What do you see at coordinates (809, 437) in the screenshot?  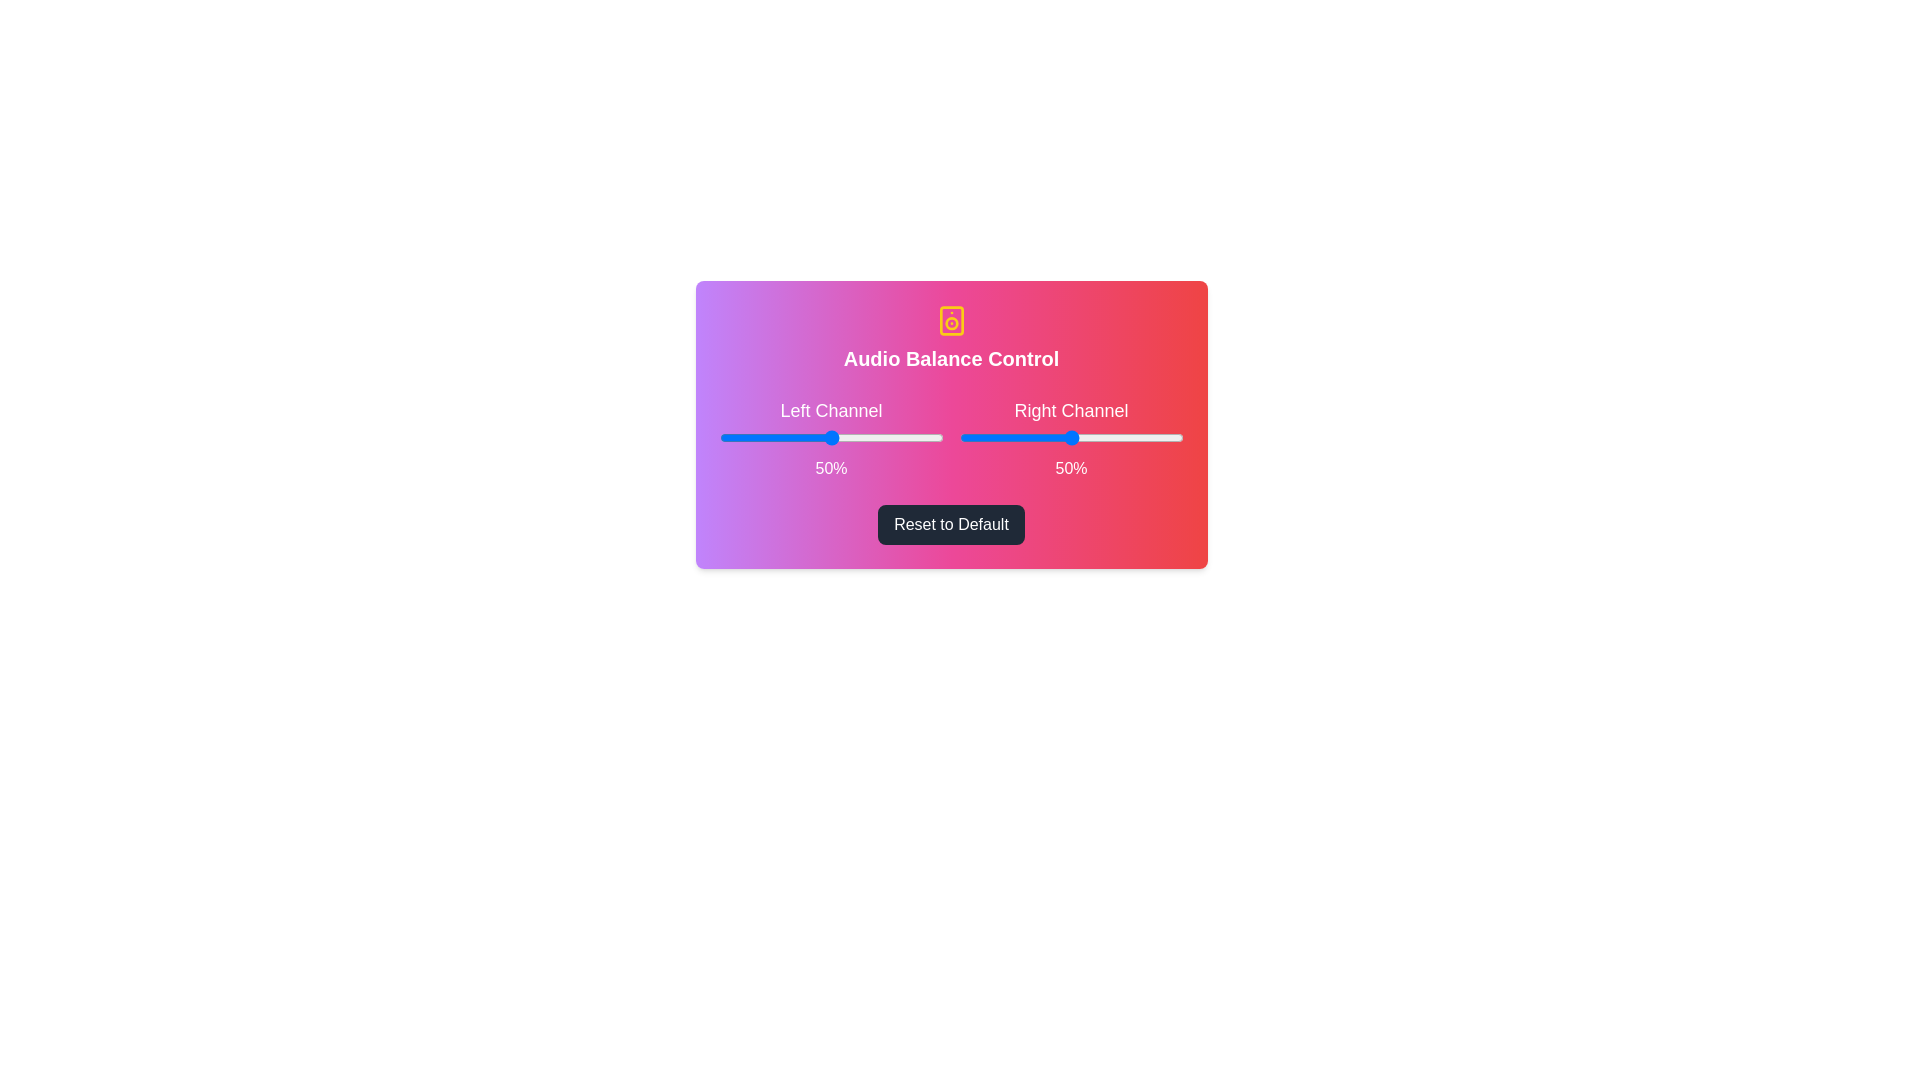 I see `the left slider to 40%` at bounding box center [809, 437].